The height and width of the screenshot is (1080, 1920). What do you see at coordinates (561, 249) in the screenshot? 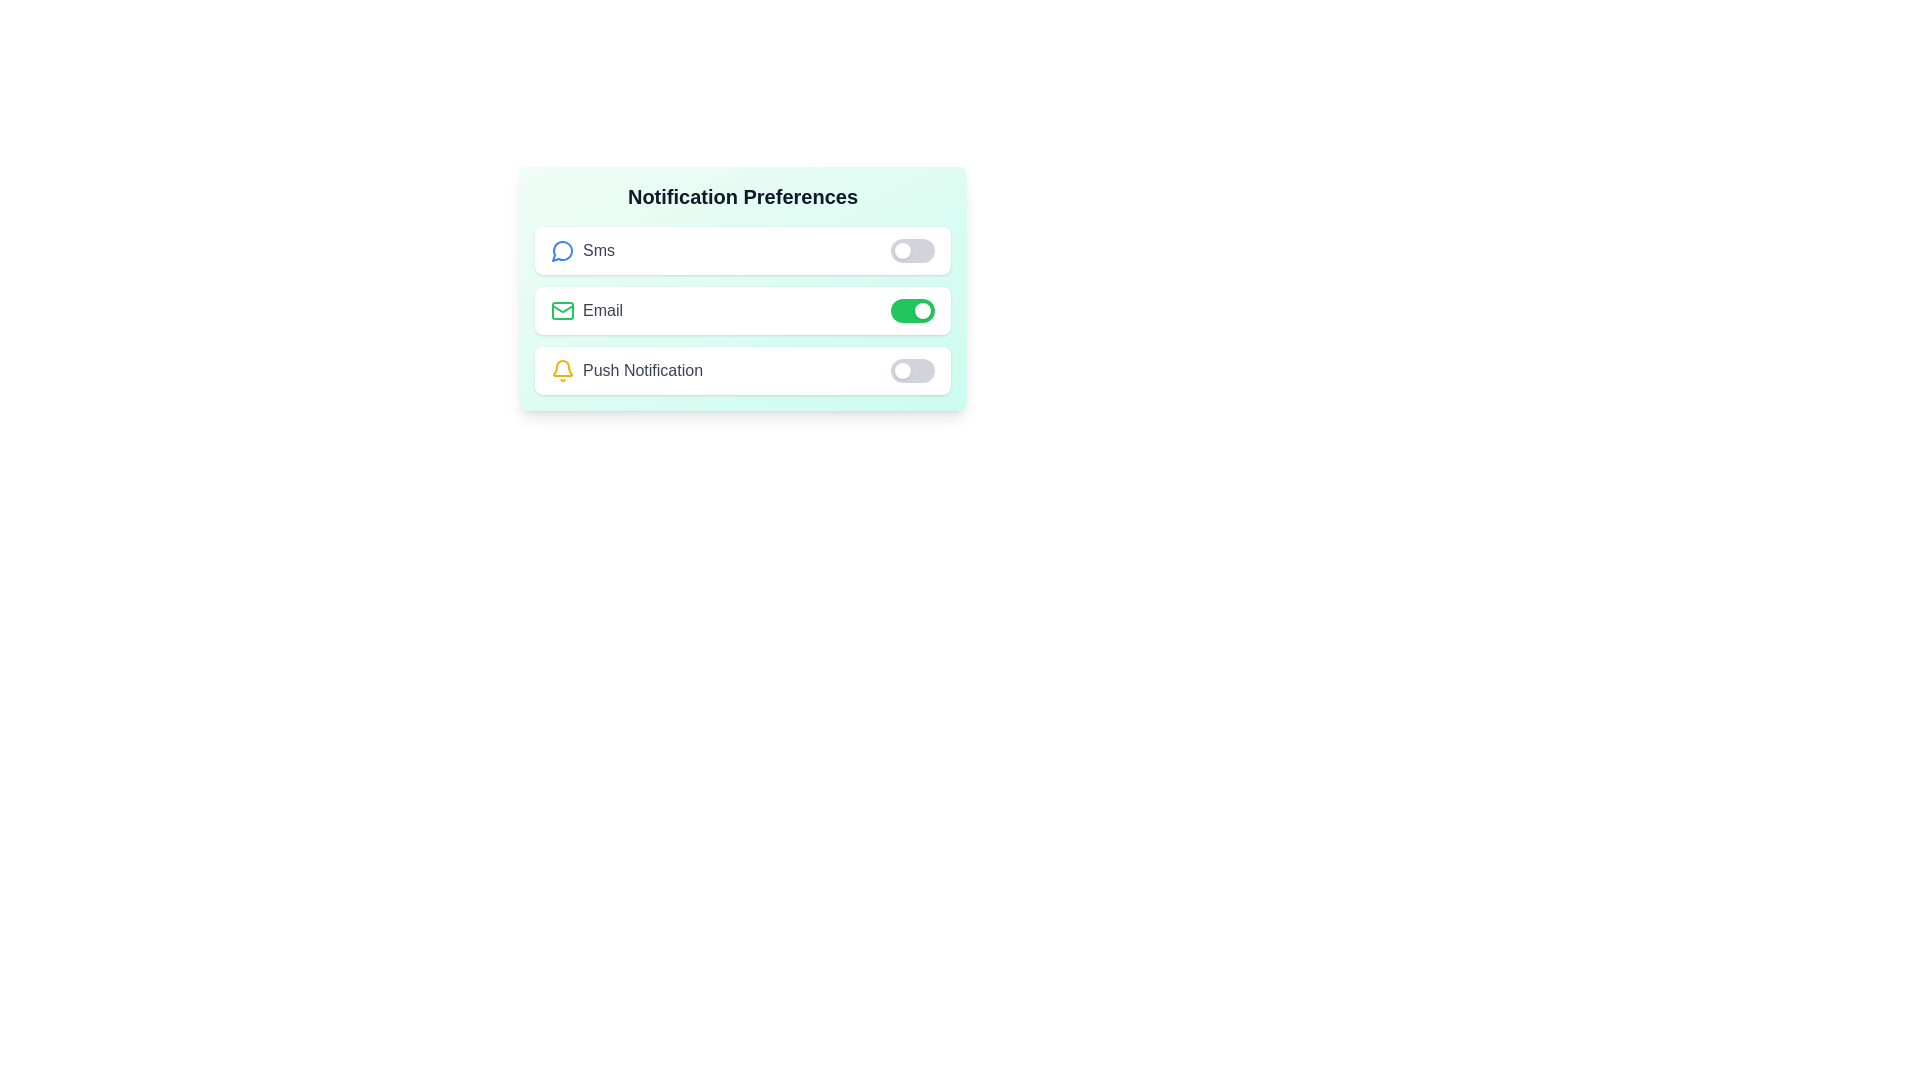
I see `the blue outline of the message bubble icon located in the notification preferences section, which is positioned to the upper-left of the 'SMS' notification preference option` at bounding box center [561, 249].